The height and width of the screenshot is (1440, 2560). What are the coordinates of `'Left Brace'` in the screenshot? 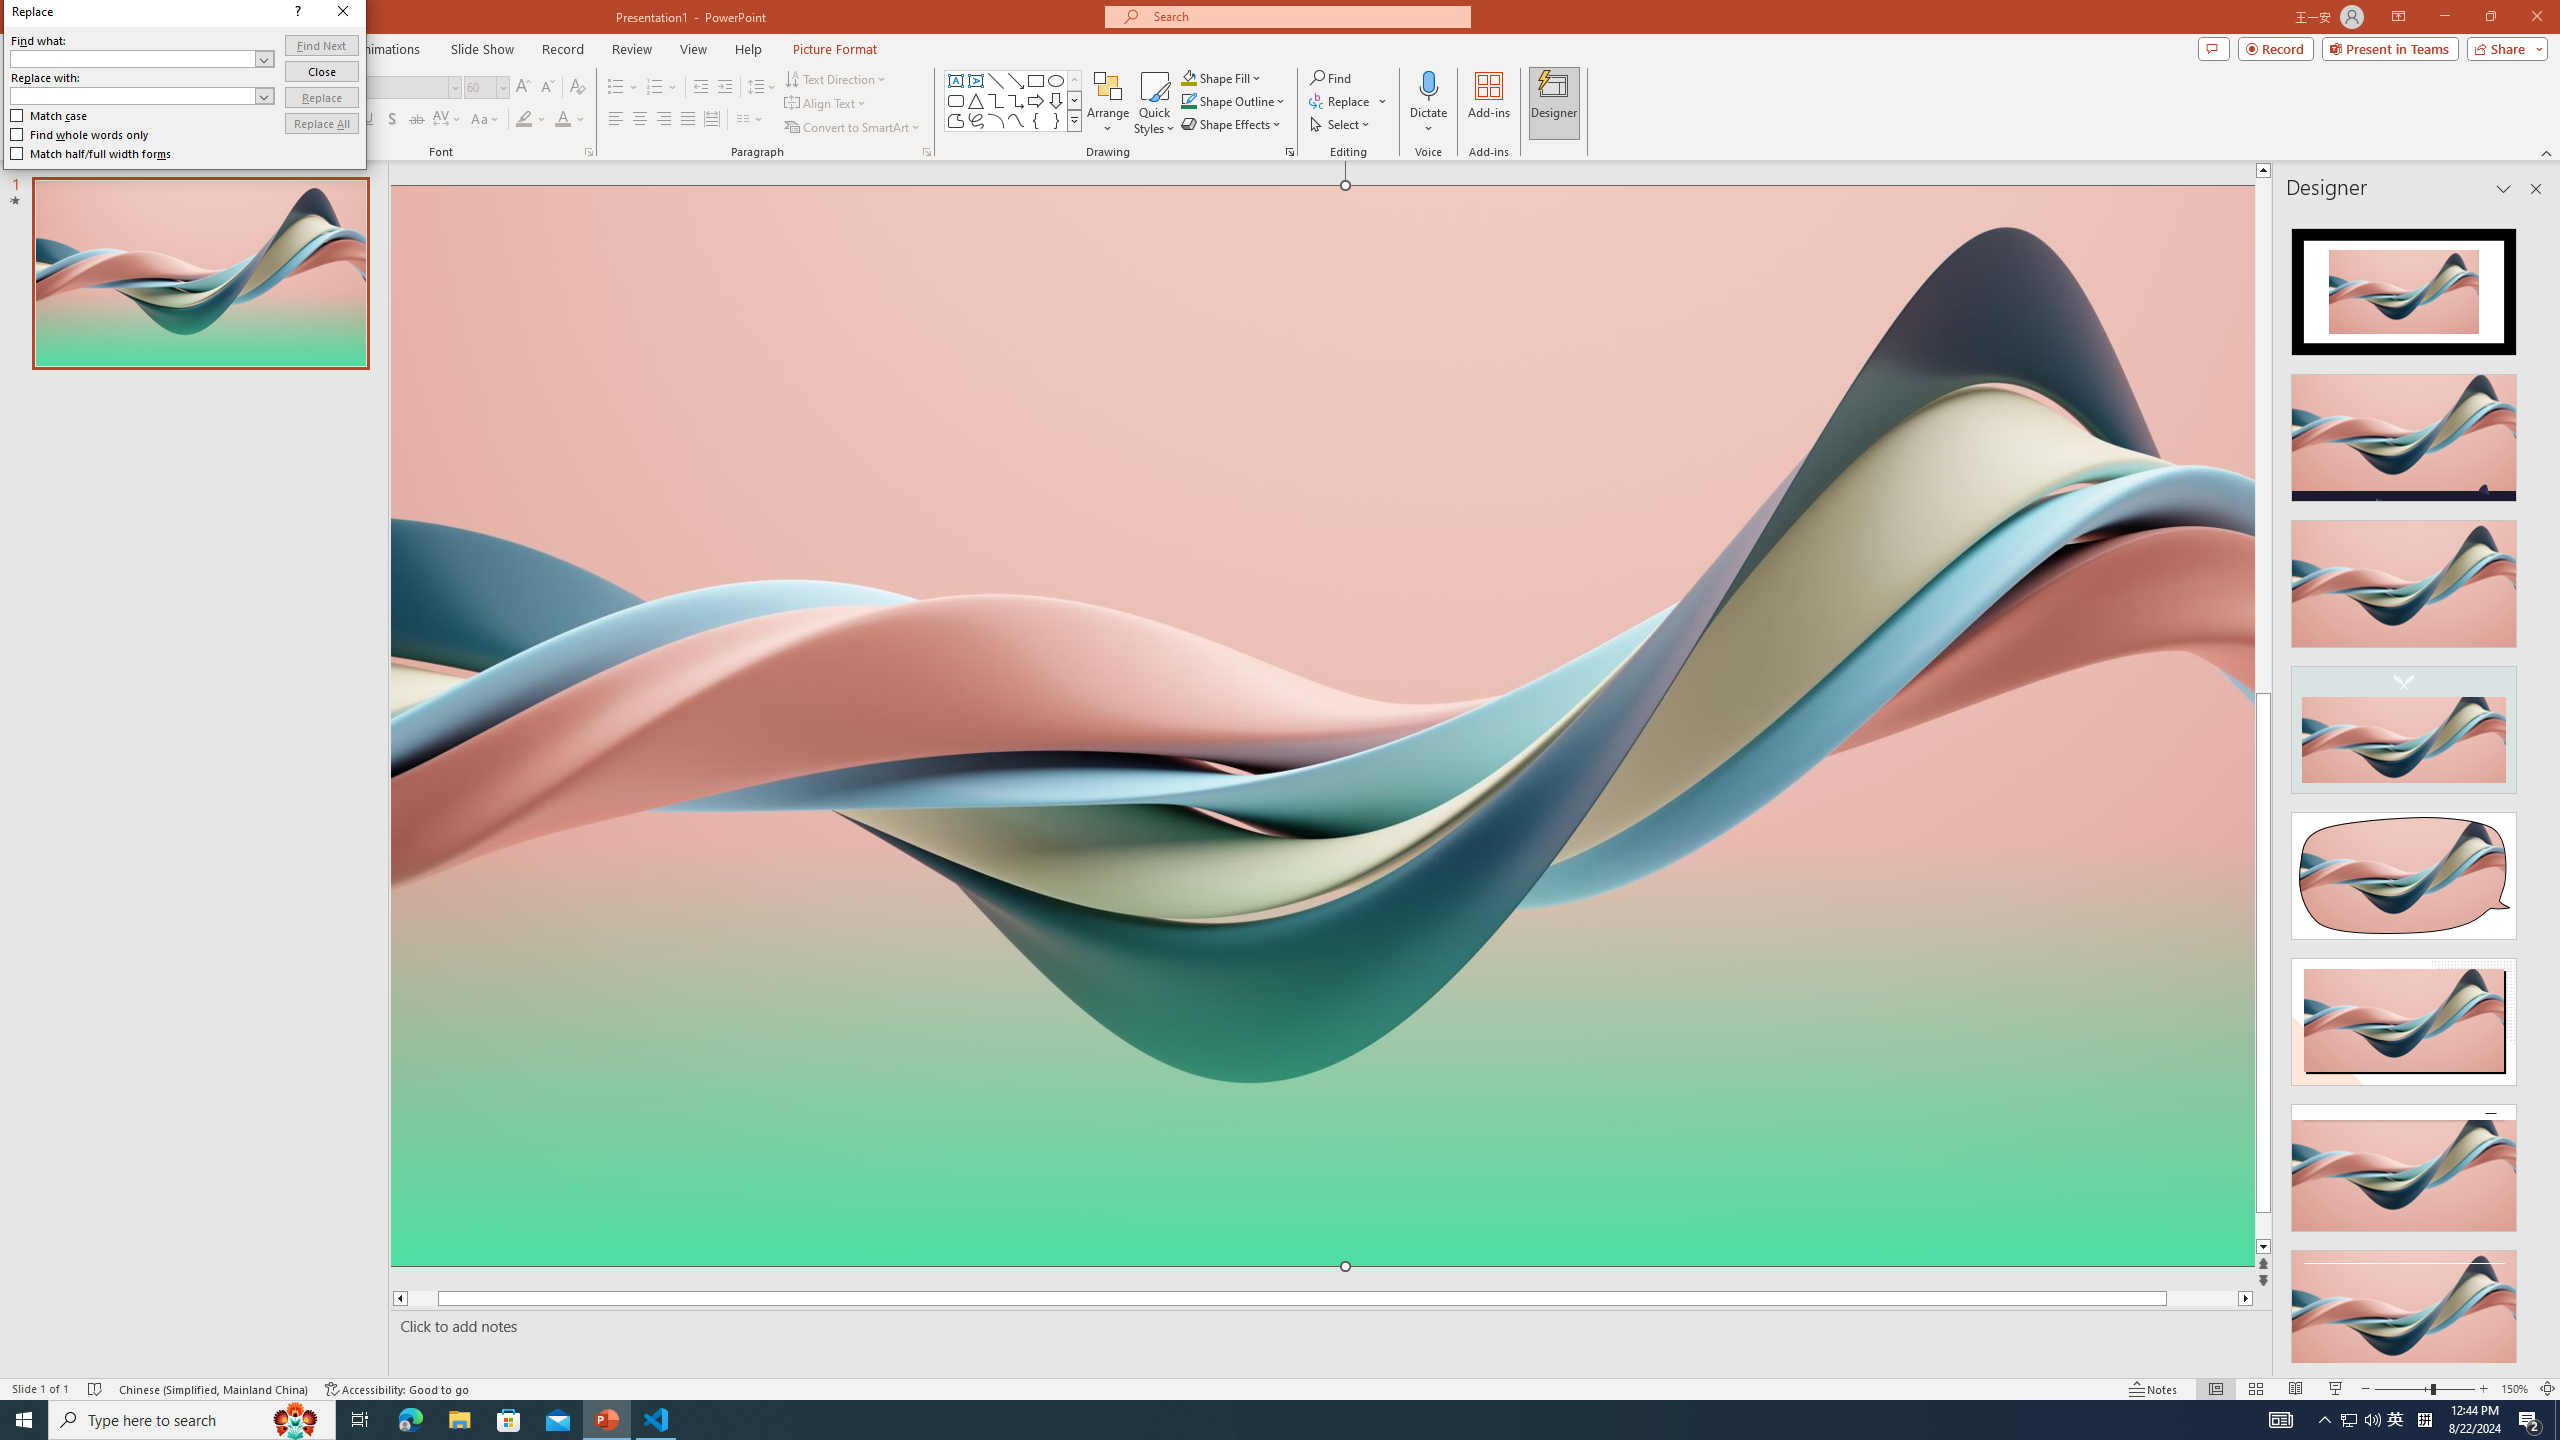 It's located at (1035, 119).